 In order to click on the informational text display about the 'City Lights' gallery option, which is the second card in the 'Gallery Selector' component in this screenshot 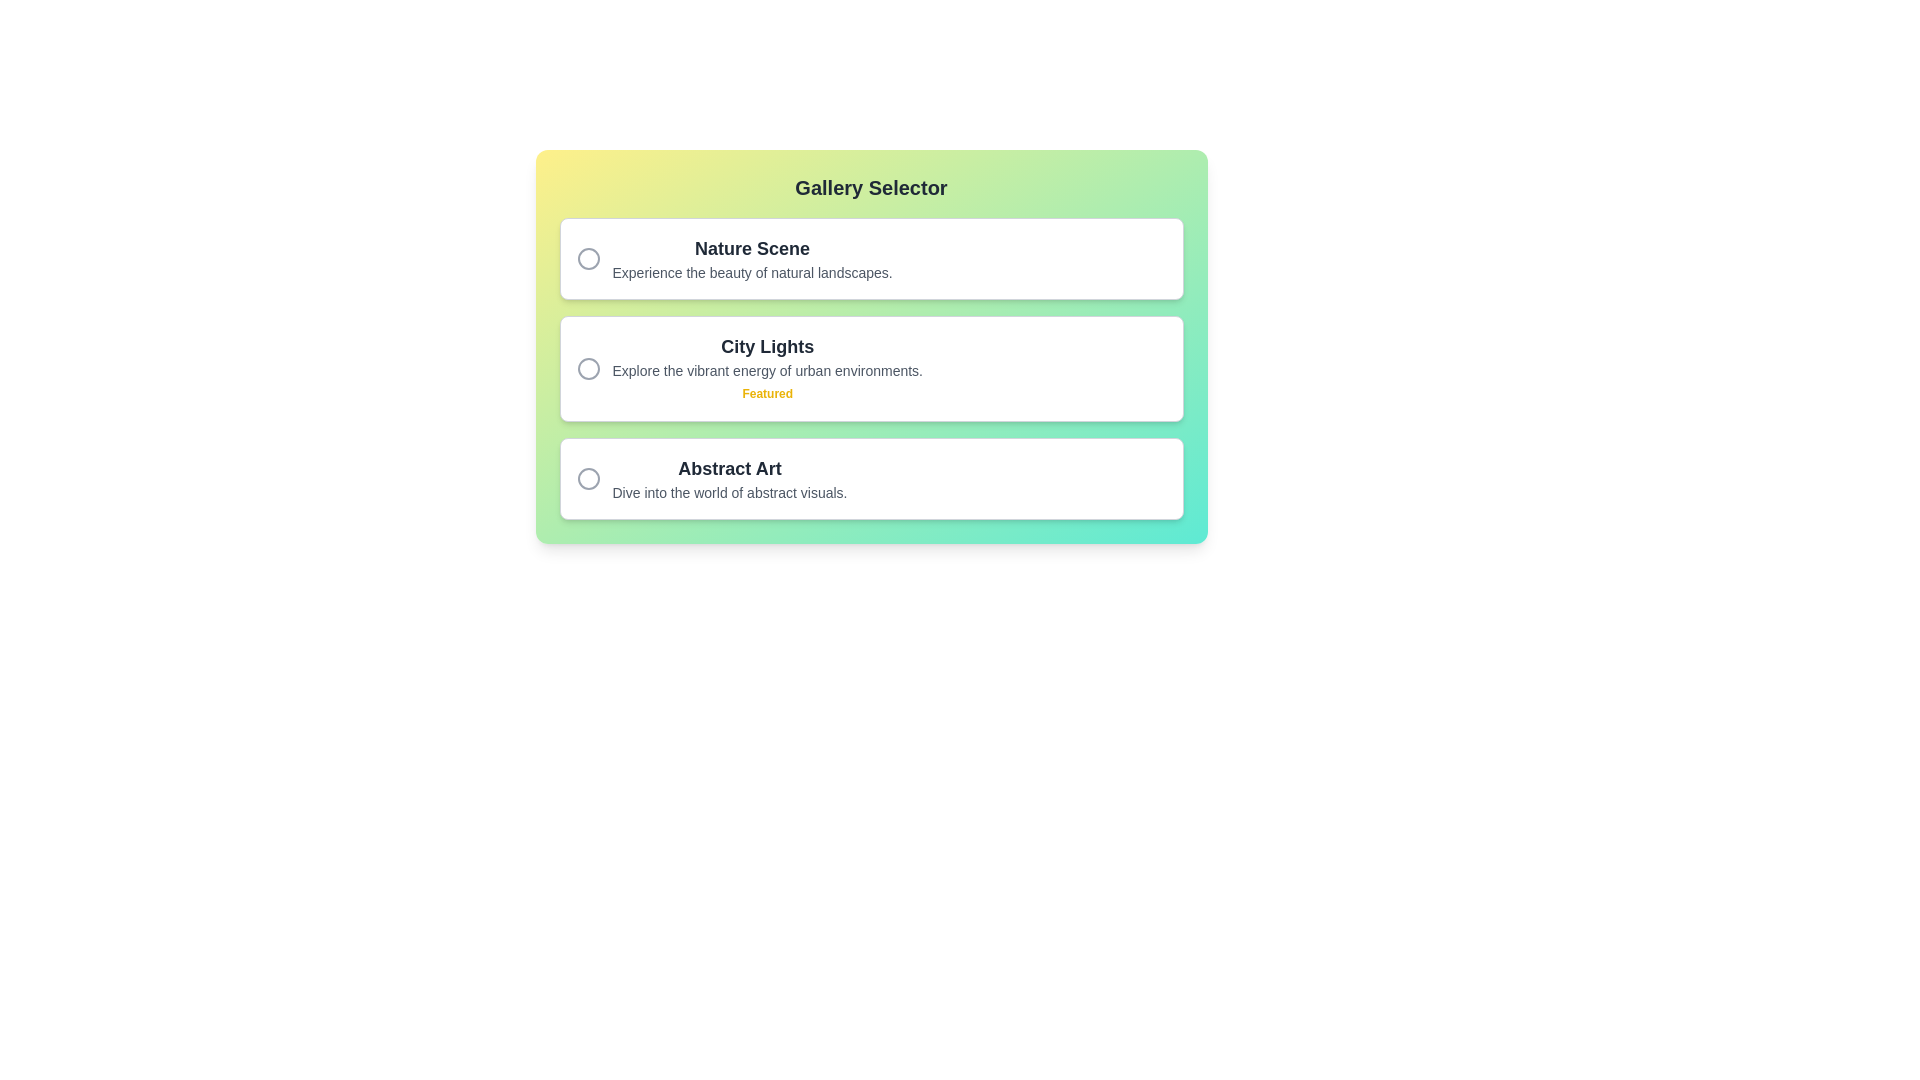, I will do `click(766, 369)`.